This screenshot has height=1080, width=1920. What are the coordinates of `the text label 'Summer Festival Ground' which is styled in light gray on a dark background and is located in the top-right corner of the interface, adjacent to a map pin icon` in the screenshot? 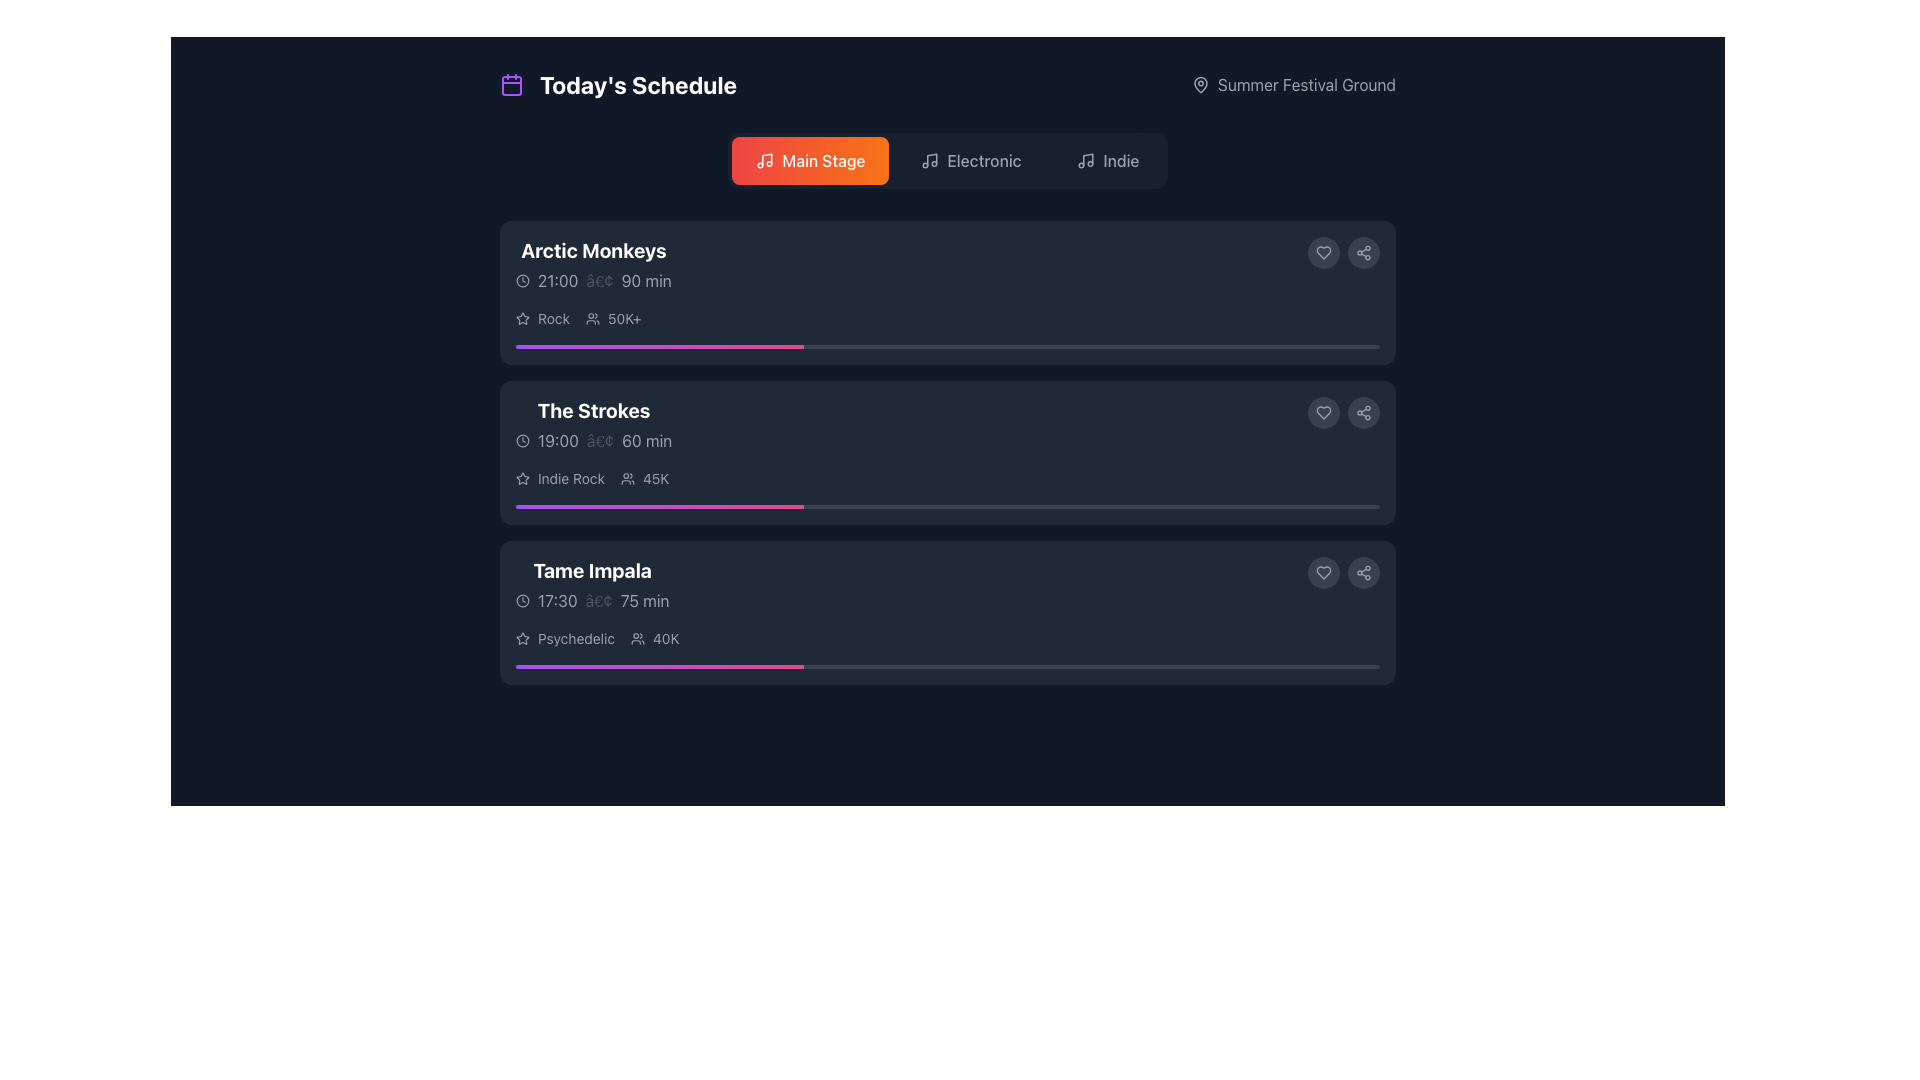 It's located at (1306, 83).